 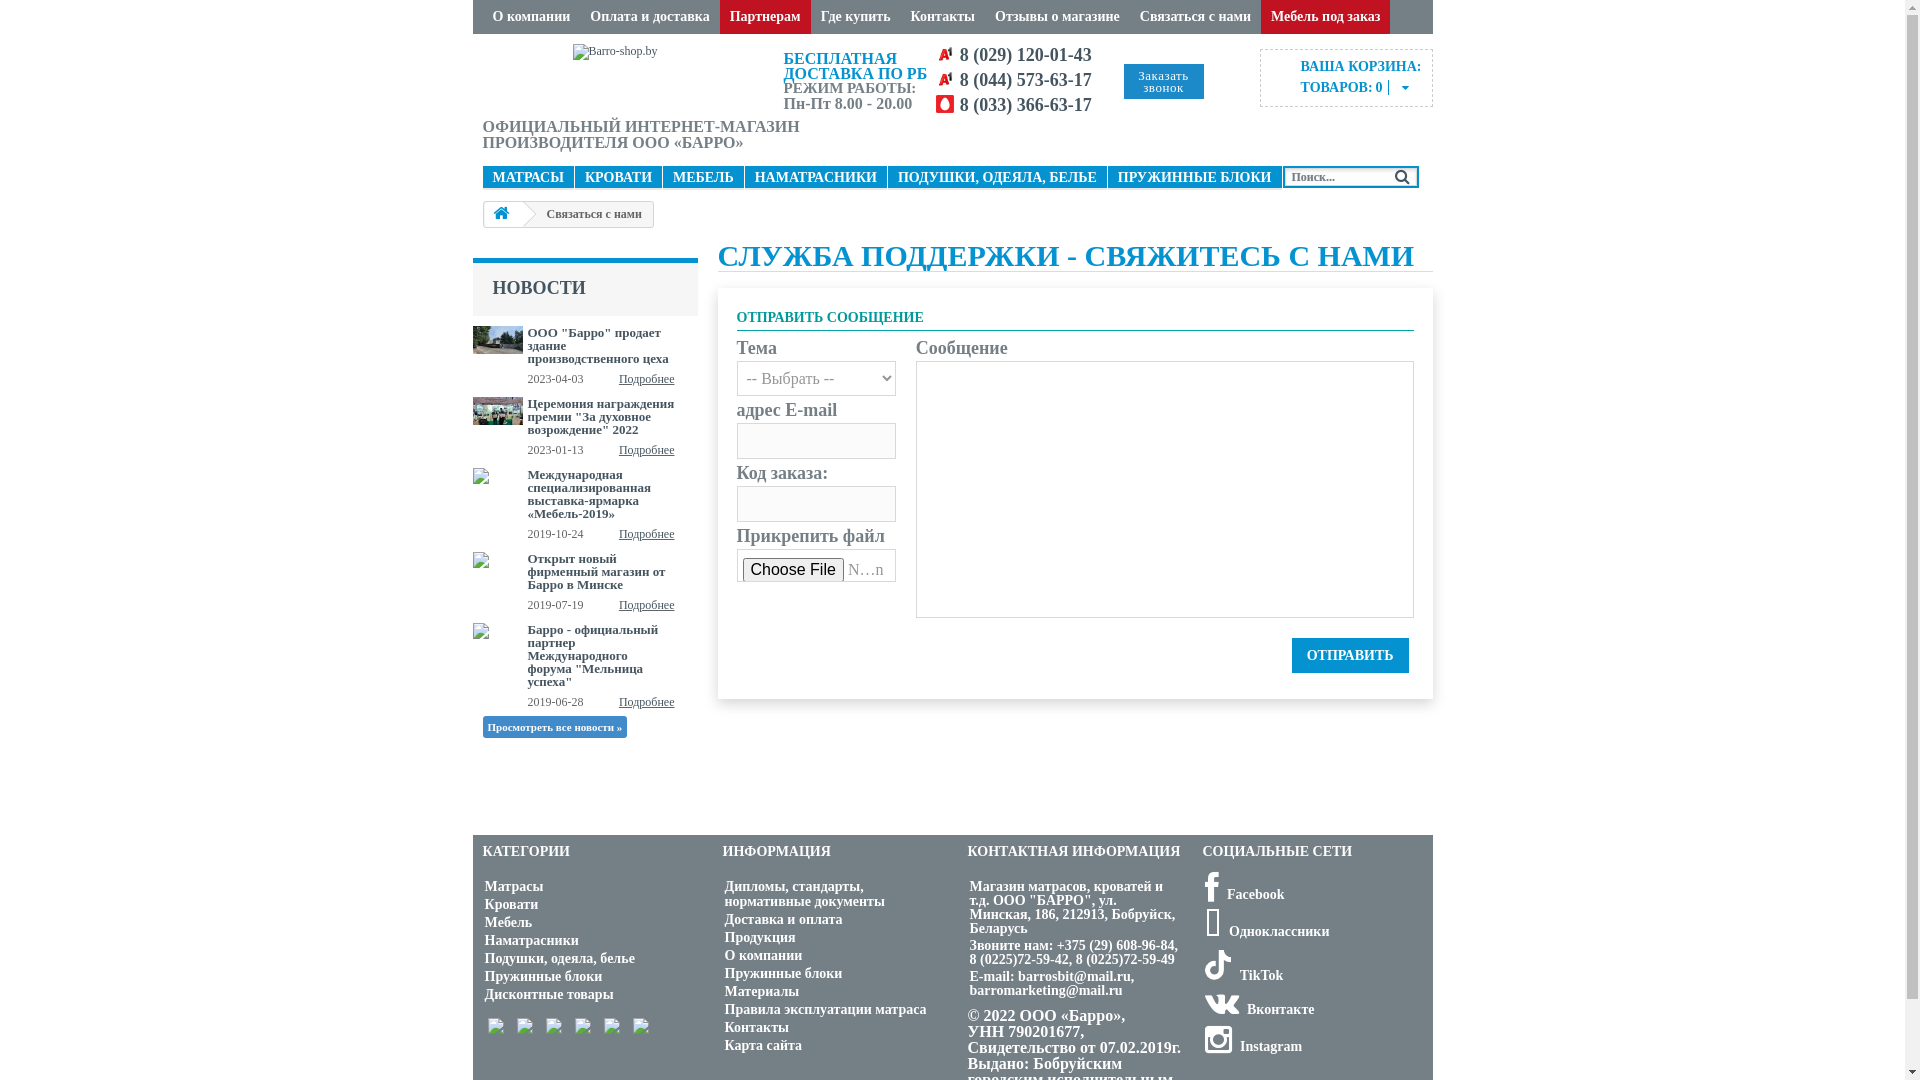 What do you see at coordinates (1203, 1045) in the screenshot?
I see `'Instagram'` at bounding box center [1203, 1045].